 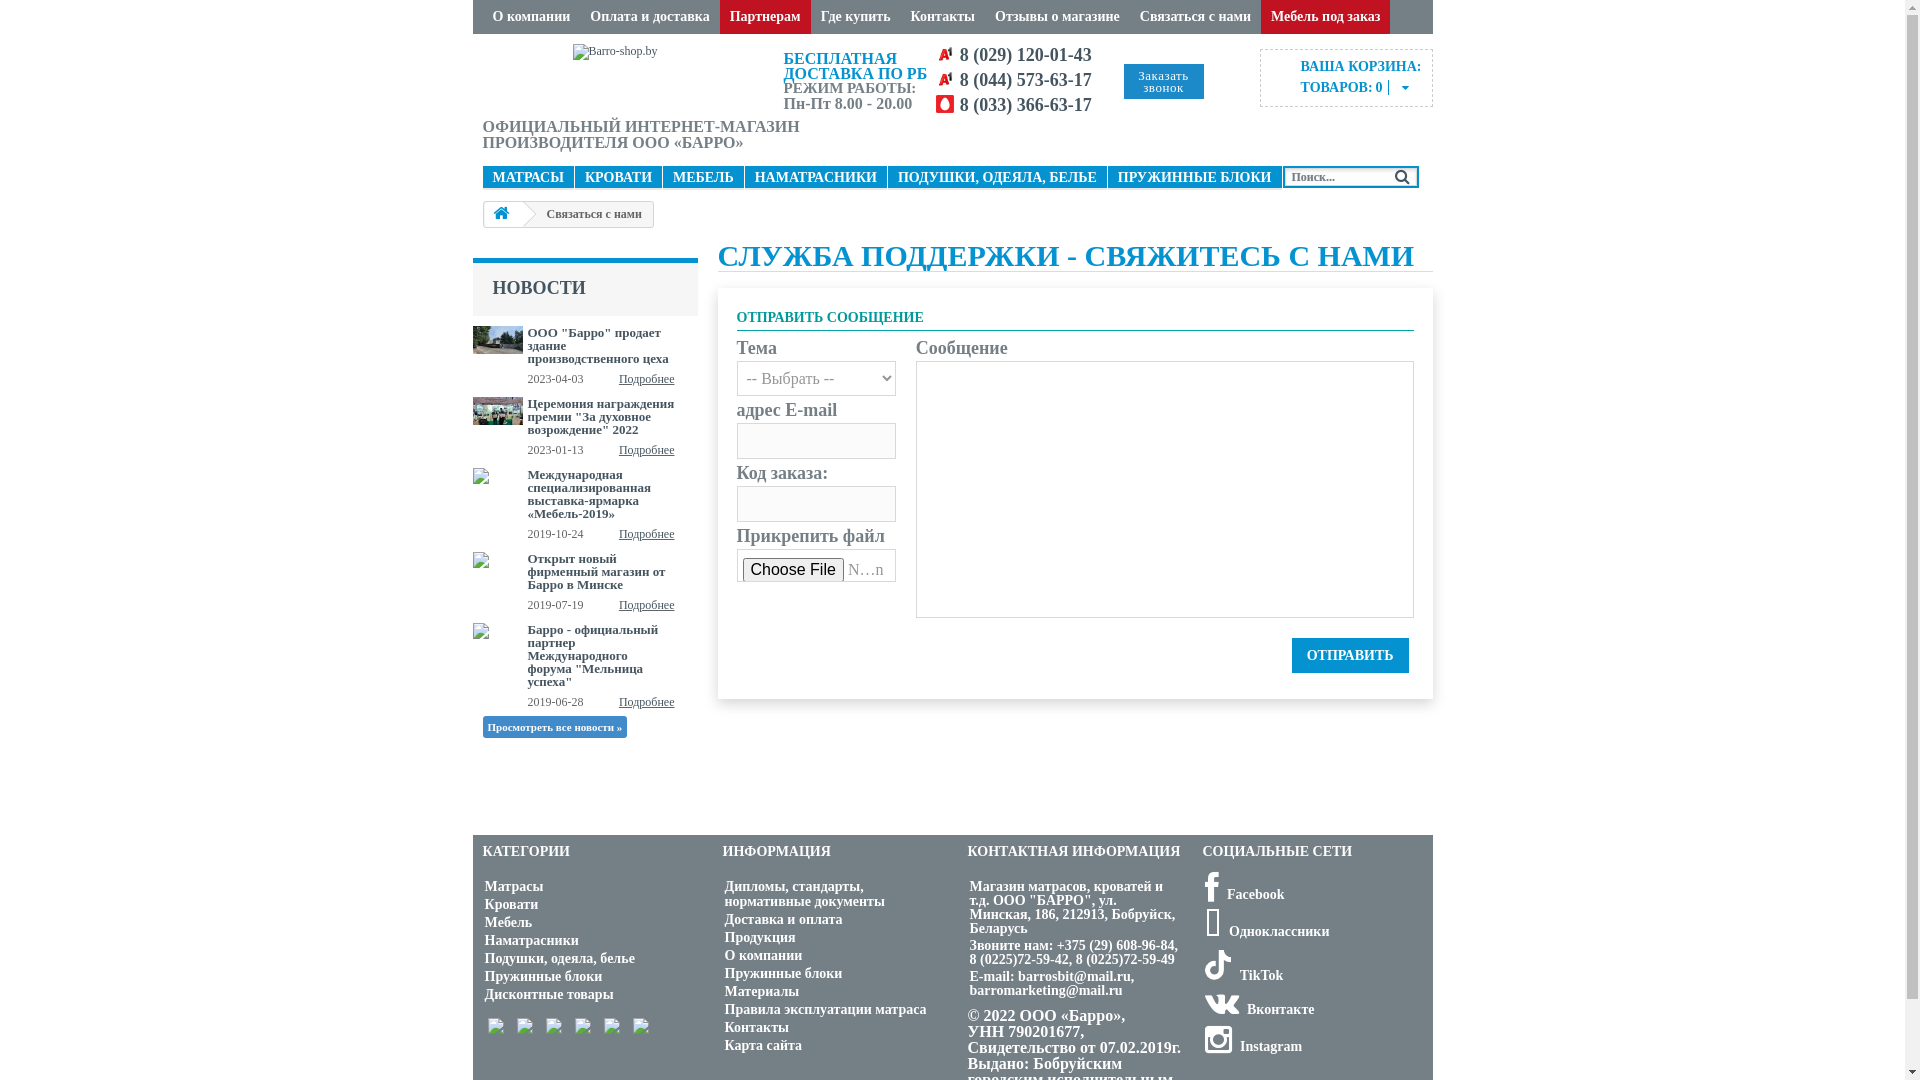 What do you see at coordinates (1203, 1045) in the screenshot?
I see `'Instagram'` at bounding box center [1203, 1045].